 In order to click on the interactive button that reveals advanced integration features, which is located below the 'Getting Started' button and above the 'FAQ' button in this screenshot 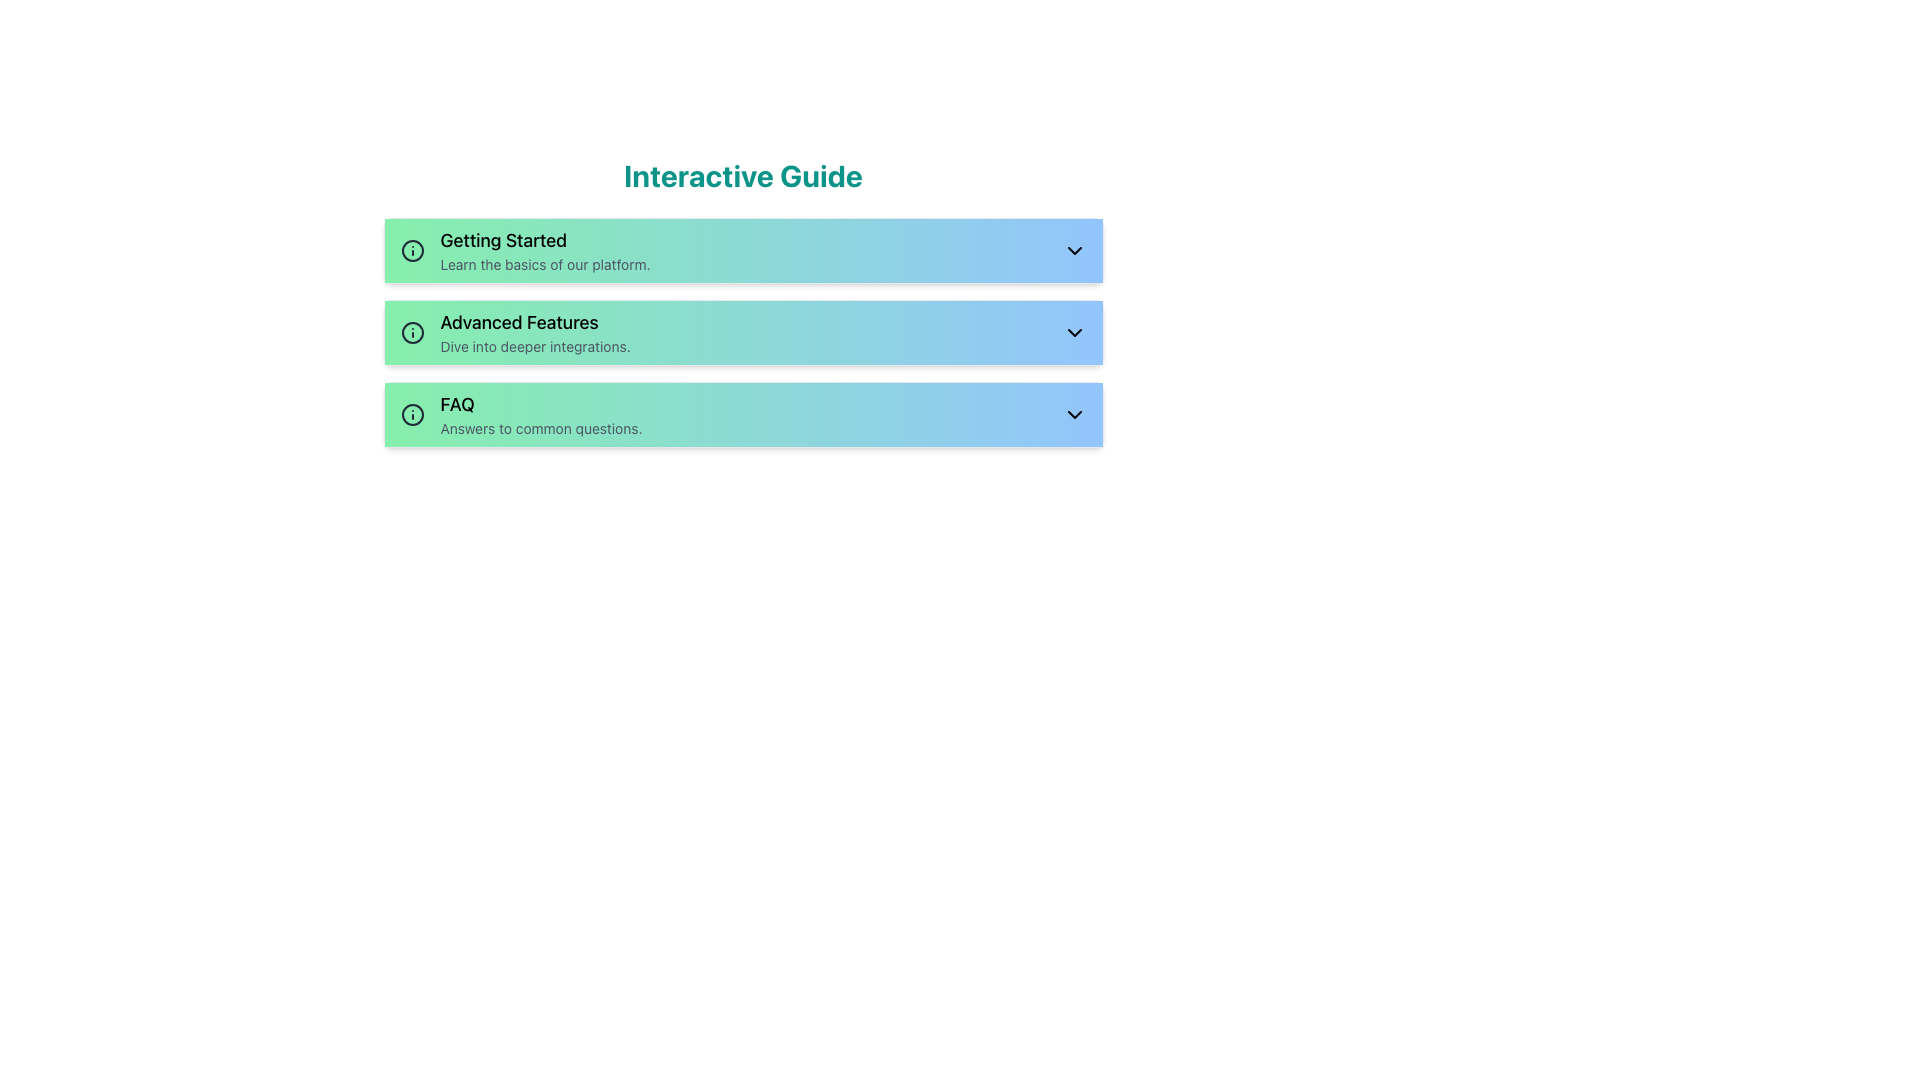, I will do `click(742, 331)`.